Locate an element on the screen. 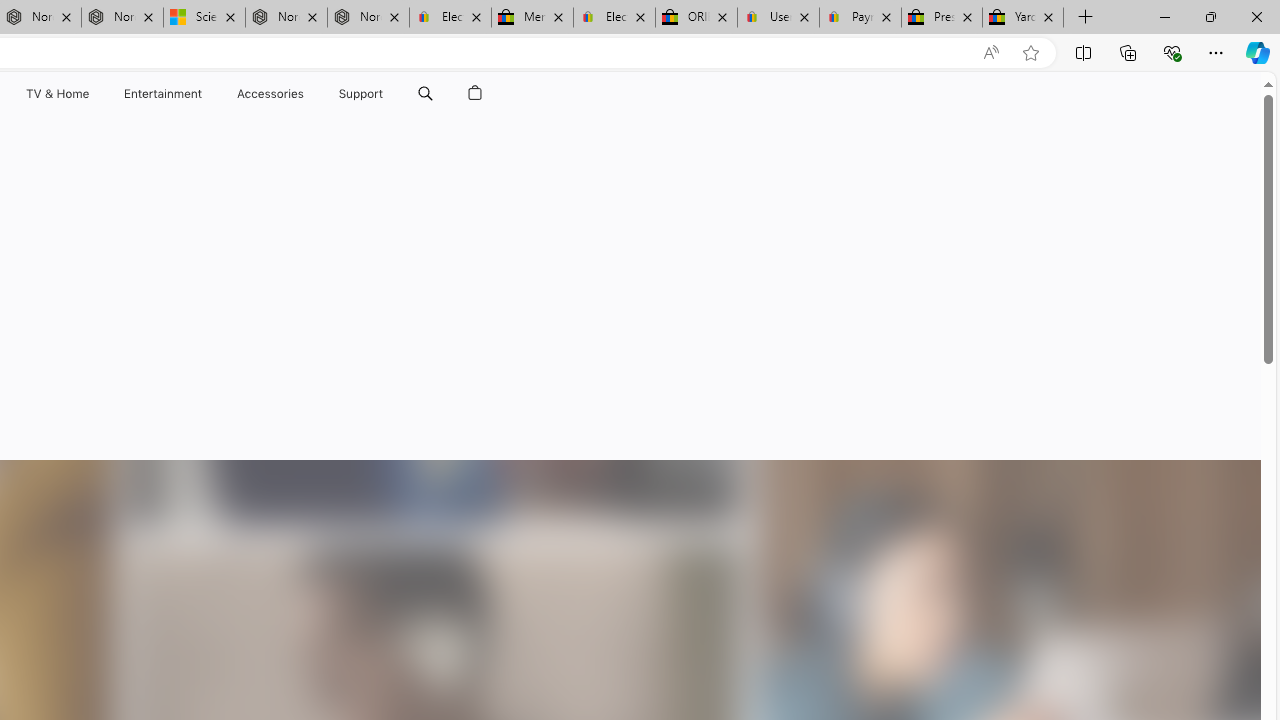 Image resolution: width=1280 pixels, height=720 pixels. 'Nordace - FAQ' is located at coordinates (368, 17).